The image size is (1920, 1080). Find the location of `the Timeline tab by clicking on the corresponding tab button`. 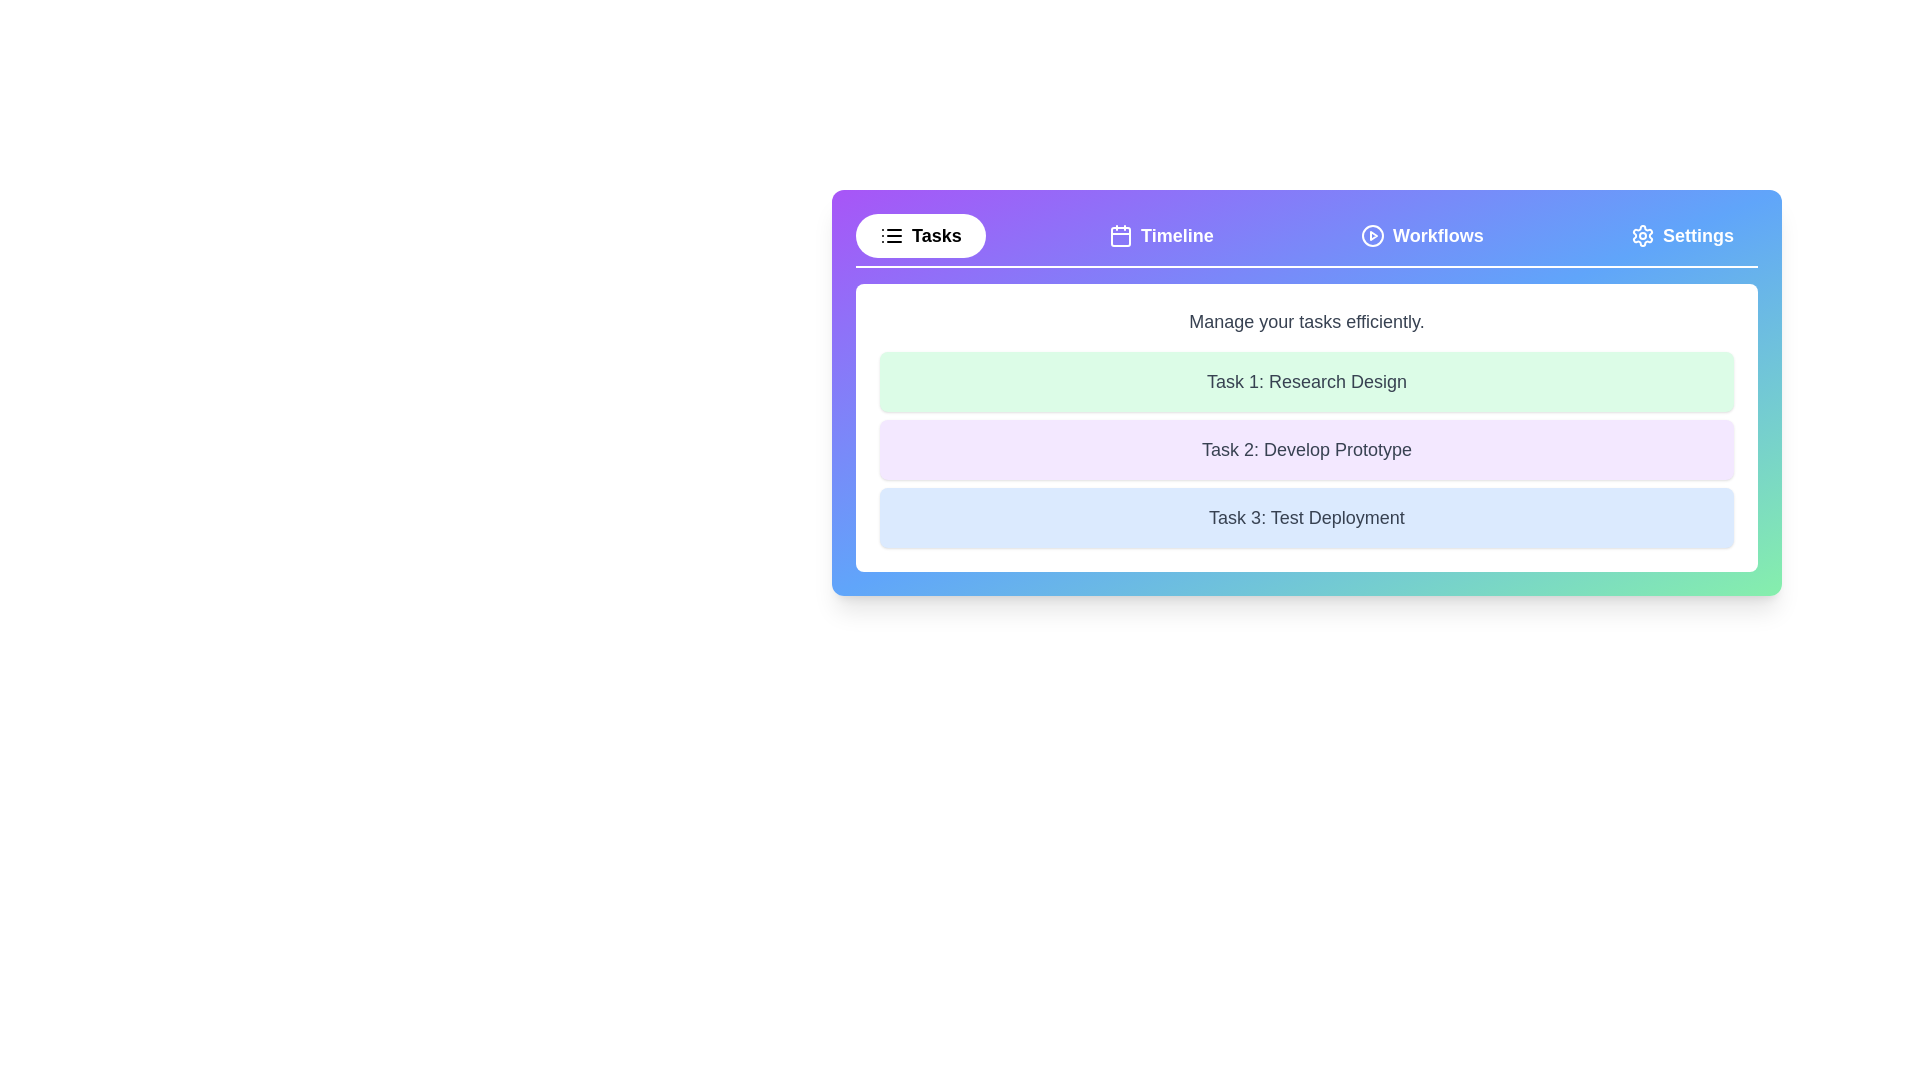

the Timeline tab by clicking on the corresponding tab button is located at coordinates (1161, 234).